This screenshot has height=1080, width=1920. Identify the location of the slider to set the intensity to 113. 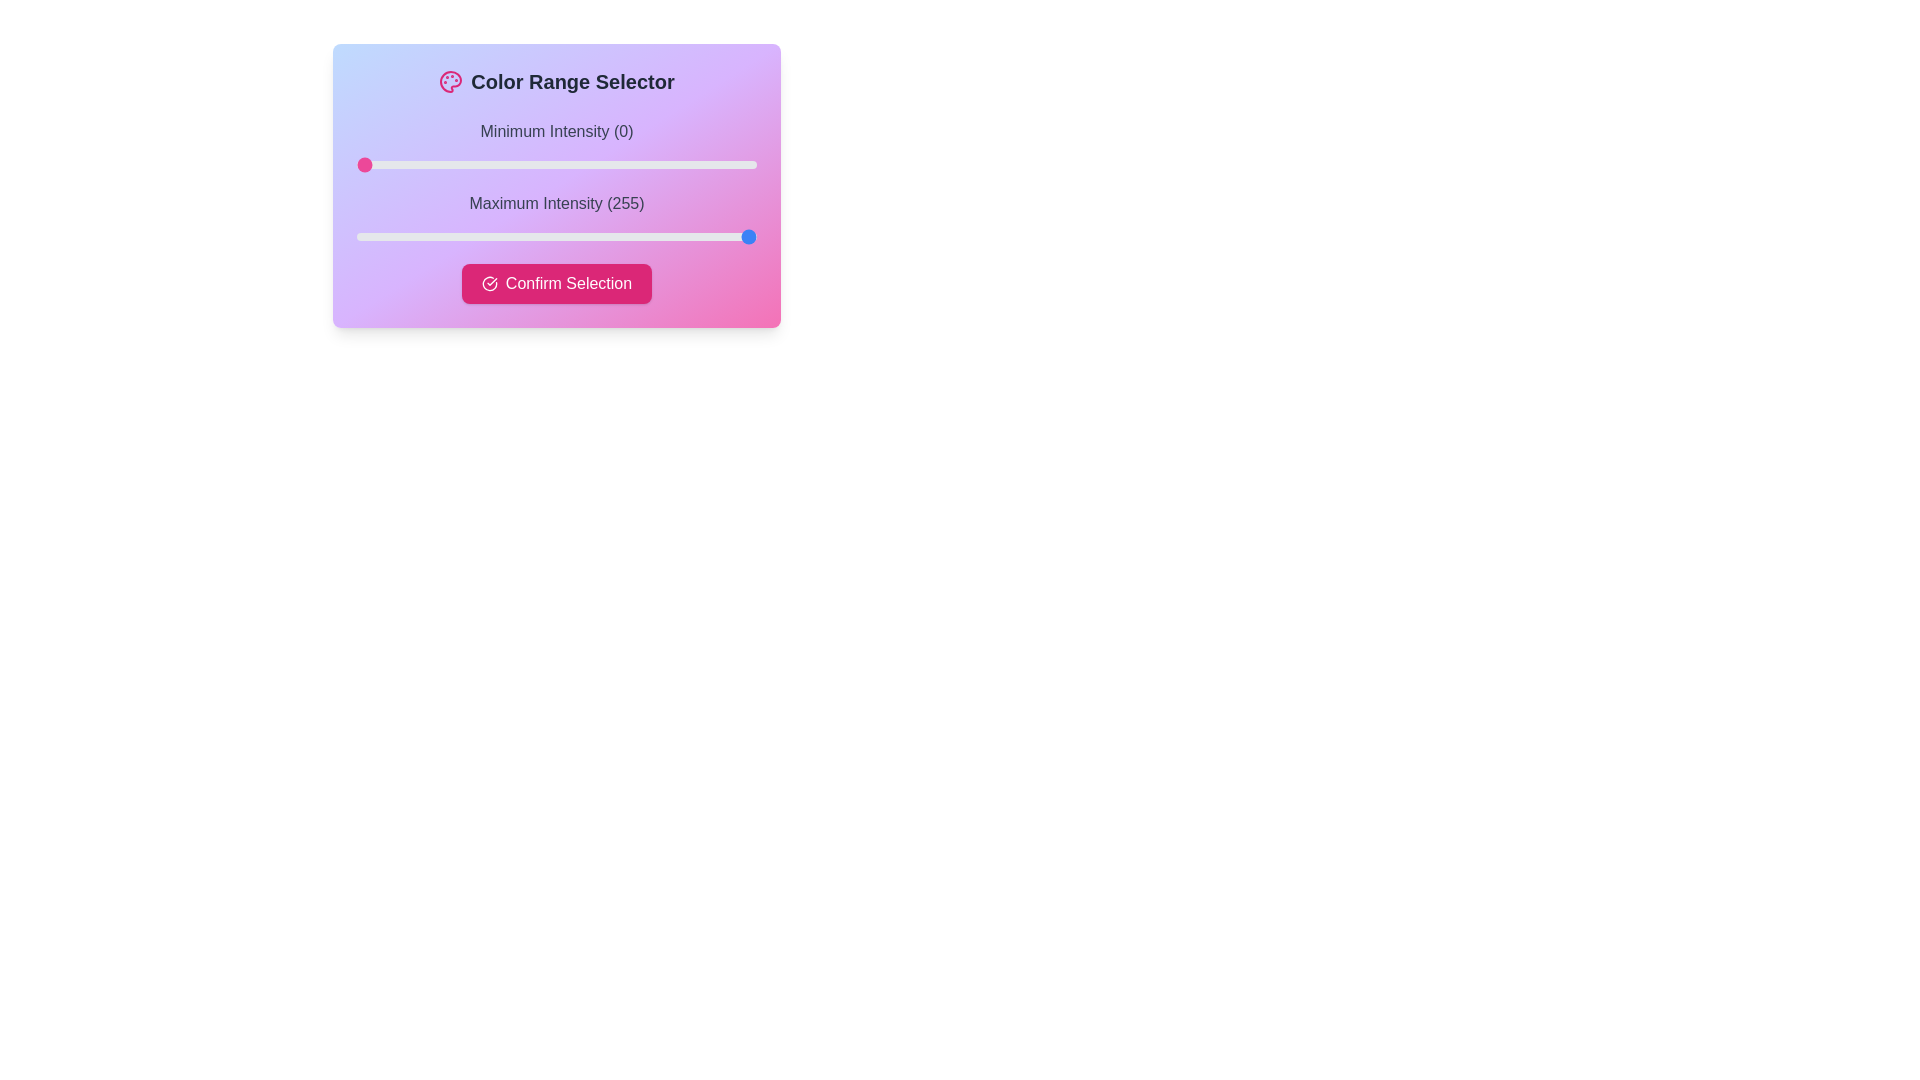
(534, 164).